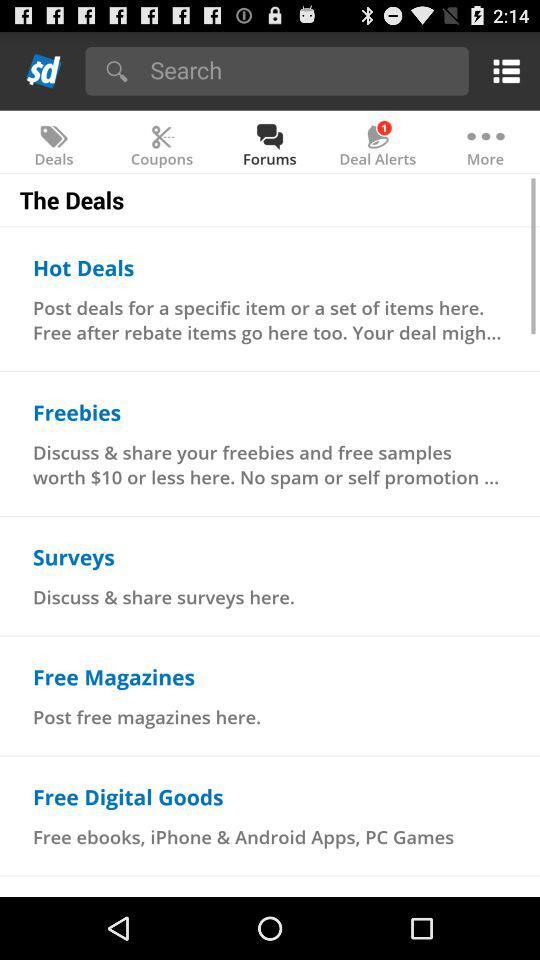 Image resolution: width=540 pixels, height=960 pixels. Describe the element at coordinates (302, 69) in the screenshot. I see `type search query` at that location.